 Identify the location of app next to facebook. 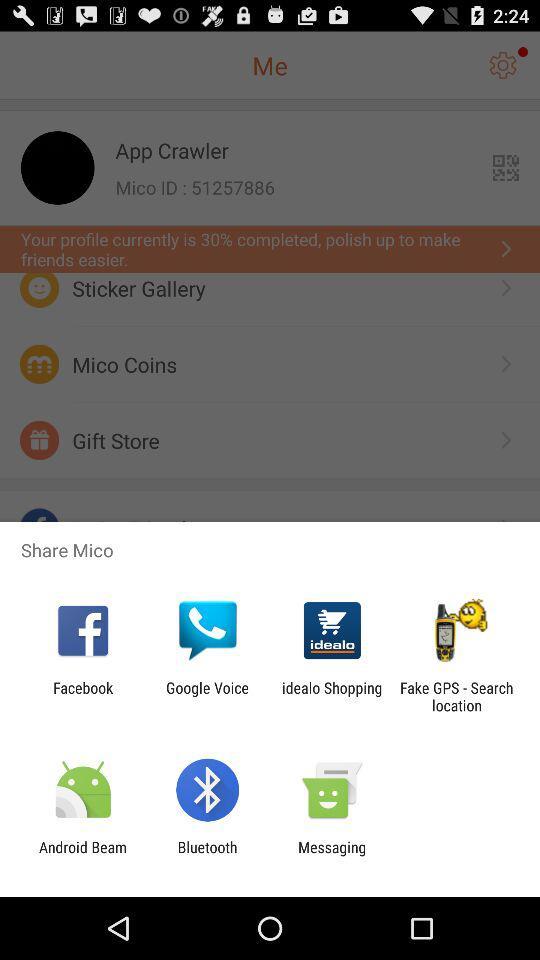
(206, 696).